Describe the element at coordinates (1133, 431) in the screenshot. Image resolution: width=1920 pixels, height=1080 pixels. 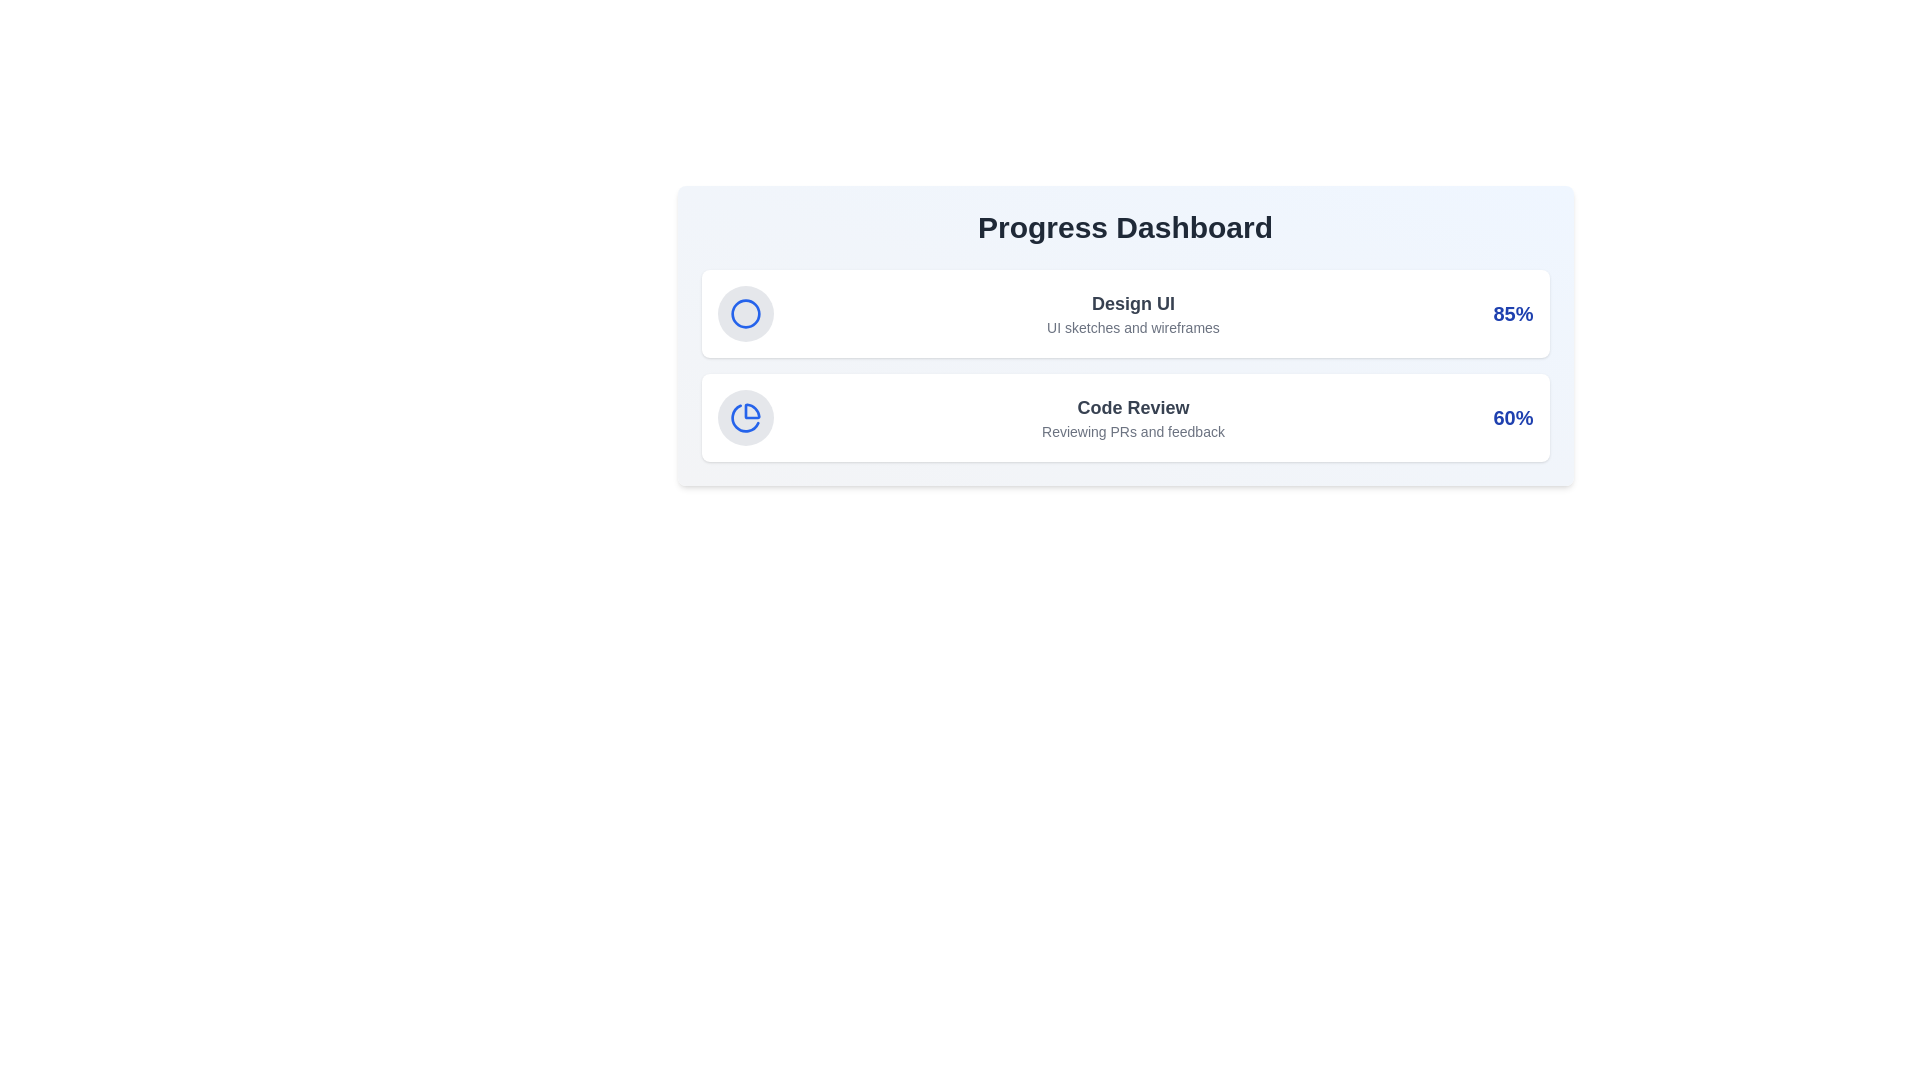
I see `text from the small gray-colored text block containing the phrase 'Reviewing PRs and feedback', located beneath the 'Code Review' heading` at that location.